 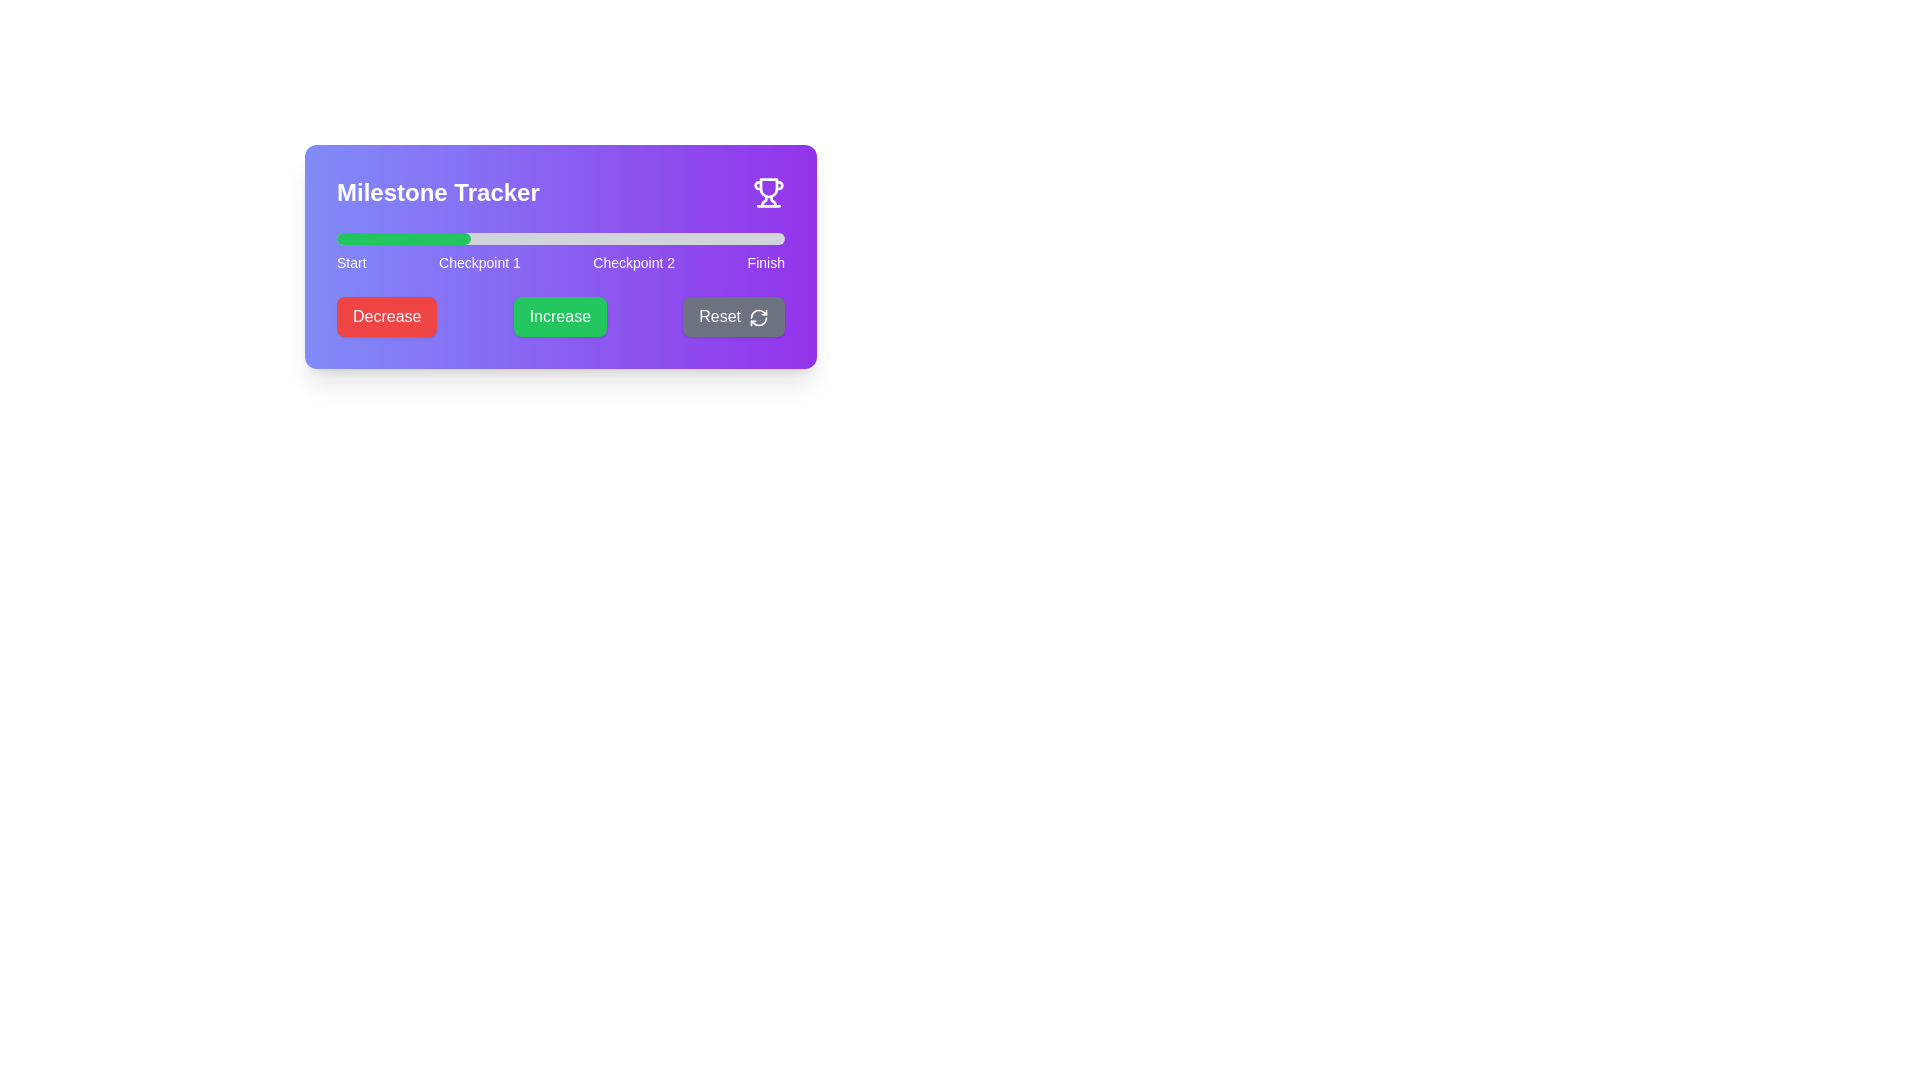 I want to click on the second static label indicating a checkpoint milestone in the progress tracker component, located between 'Start' and 'Checkpoint 2', so click(x=480, y=261).